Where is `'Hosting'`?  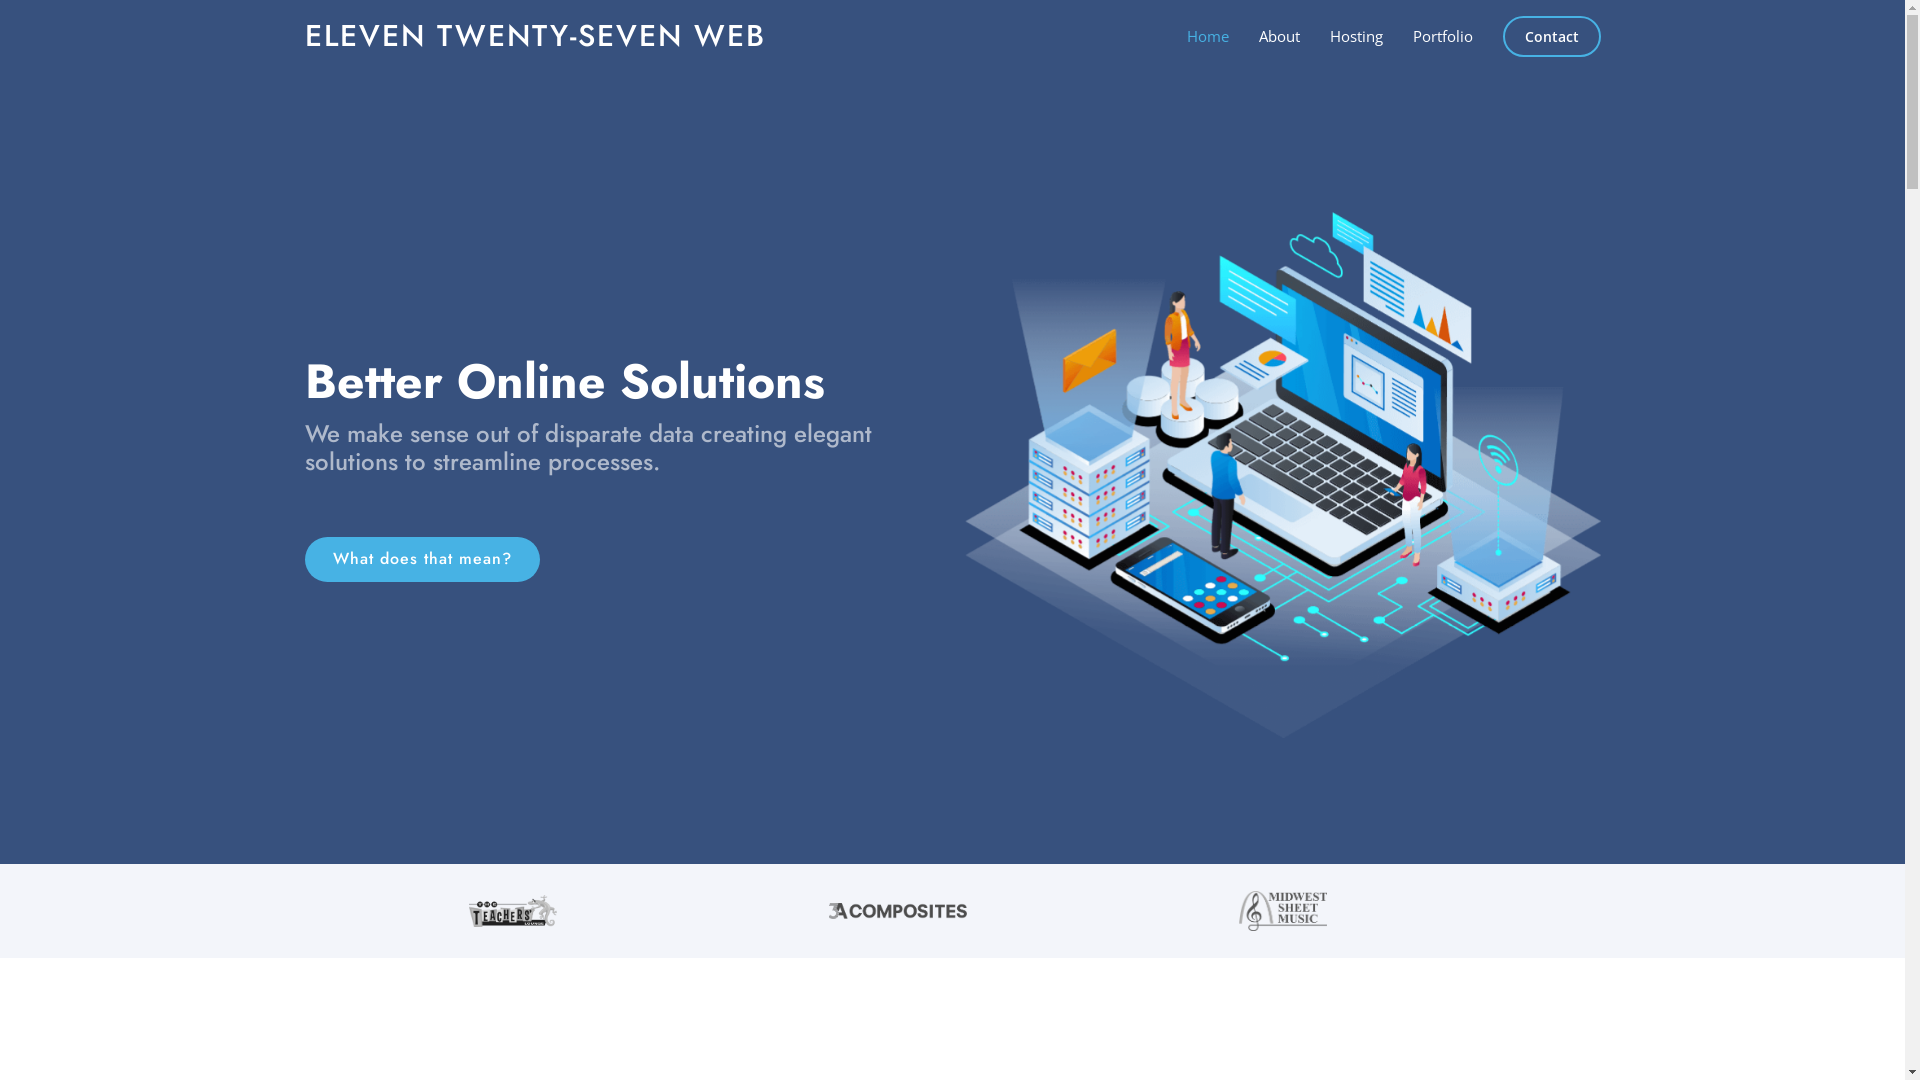
'Hosting' is located at coordinates (1341, 36).